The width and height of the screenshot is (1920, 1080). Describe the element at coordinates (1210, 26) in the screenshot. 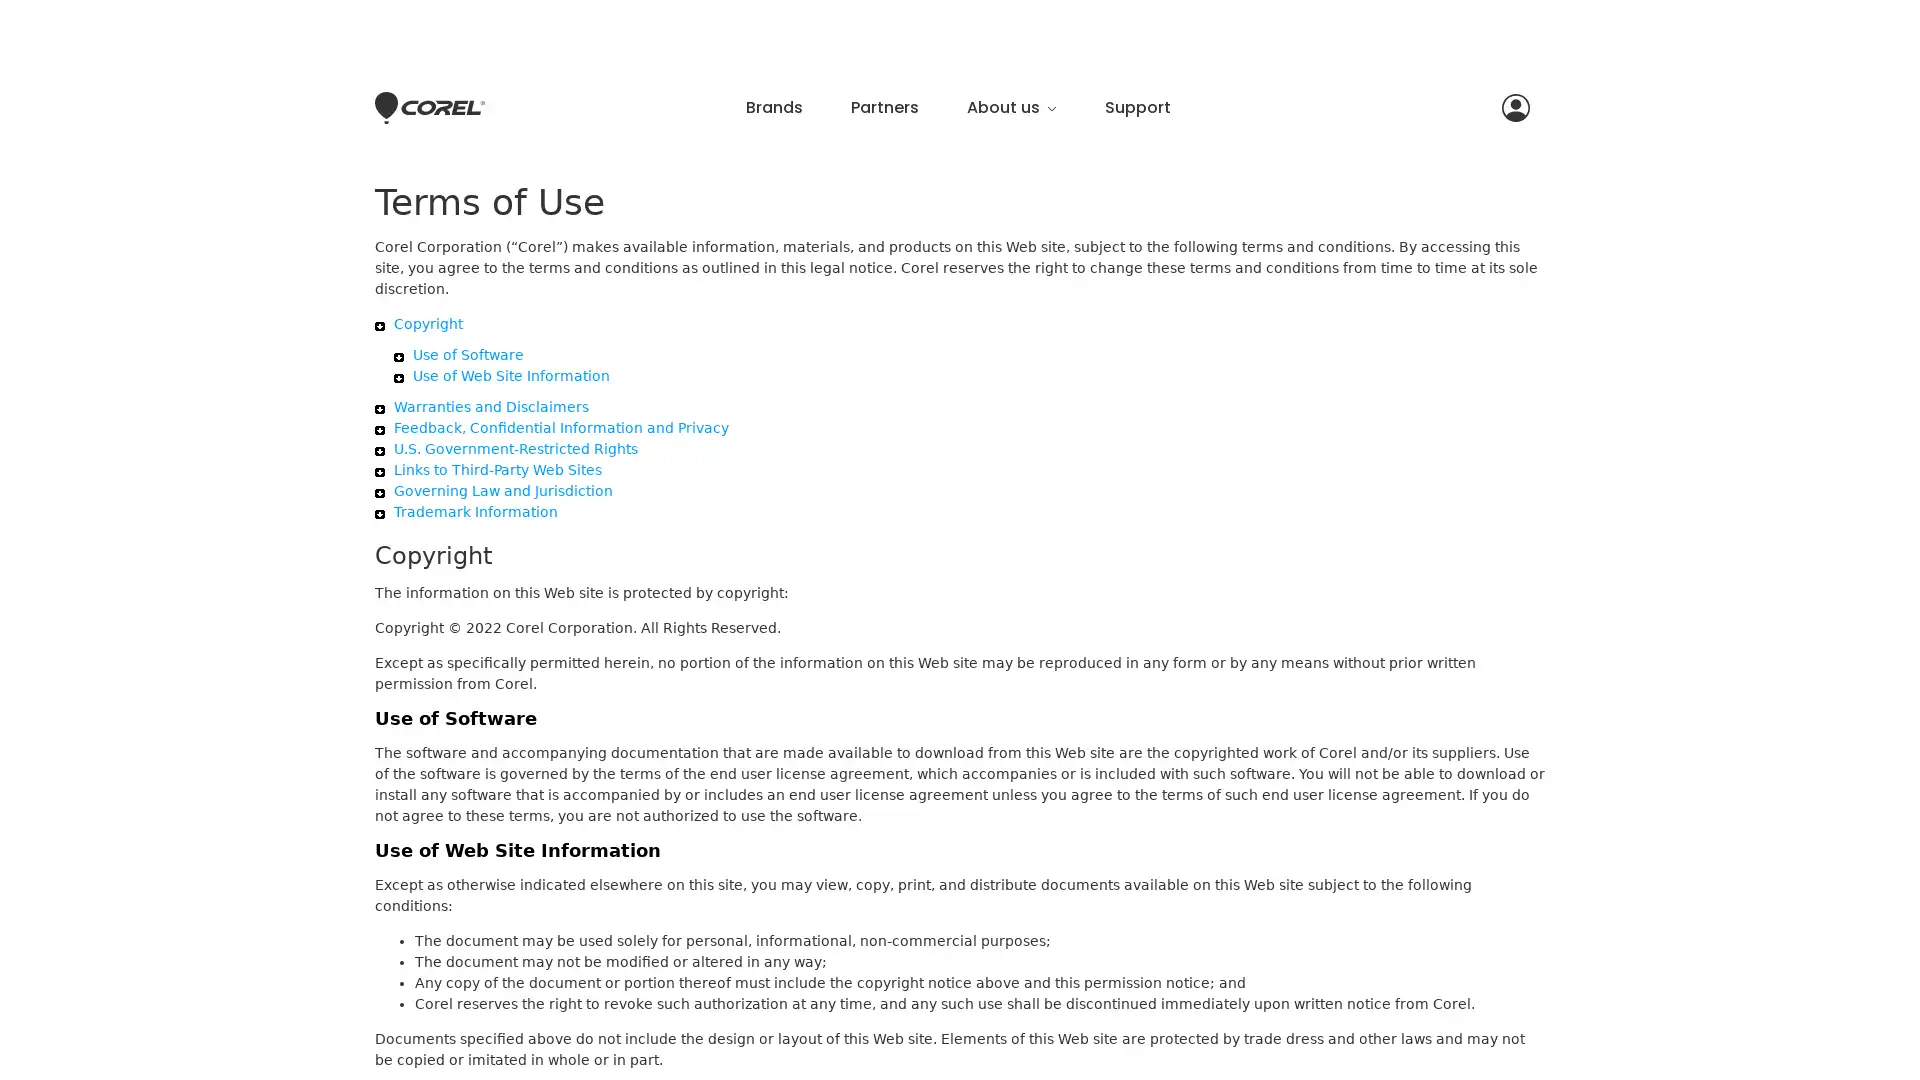

I see `Close` at that location.